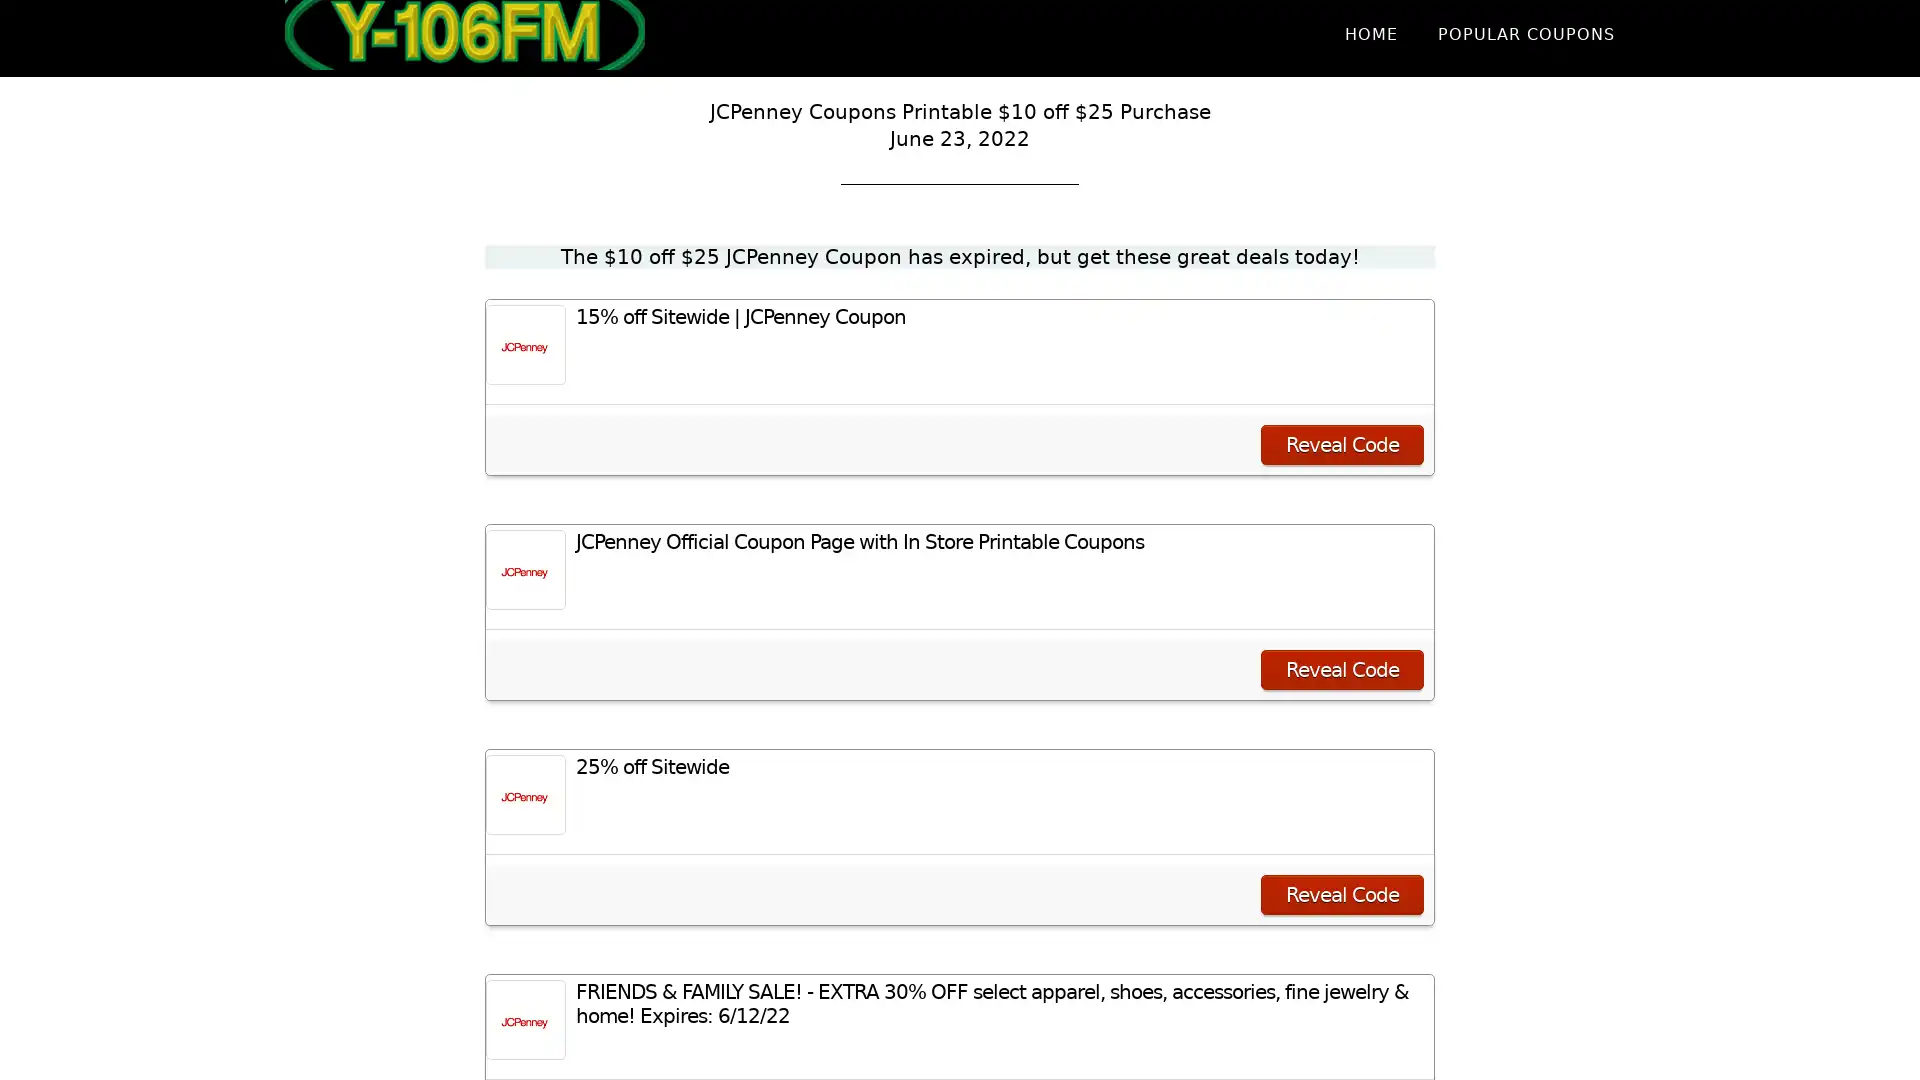 This screenshot has height=1080, width=1920. I want to click on Reveal Code, so click(1342, 670).